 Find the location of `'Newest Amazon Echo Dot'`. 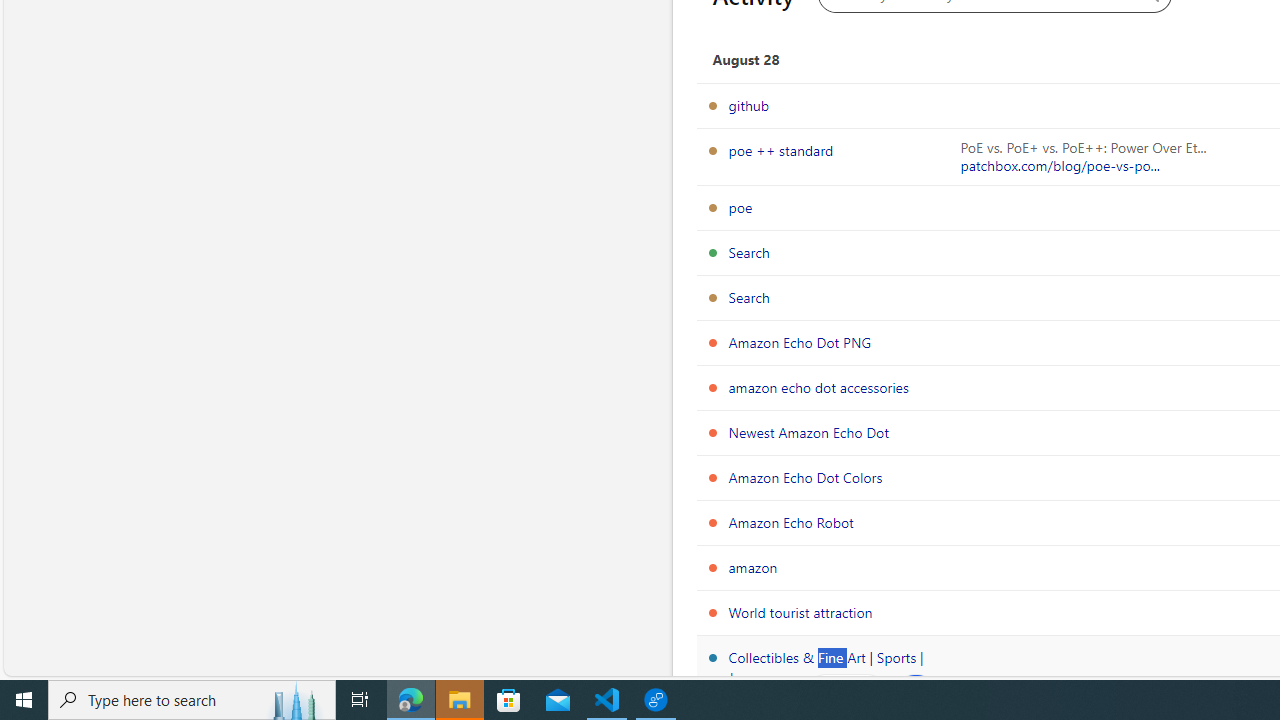

'Newest Amazon Echo Dot' is located at coordinates (808, 431).